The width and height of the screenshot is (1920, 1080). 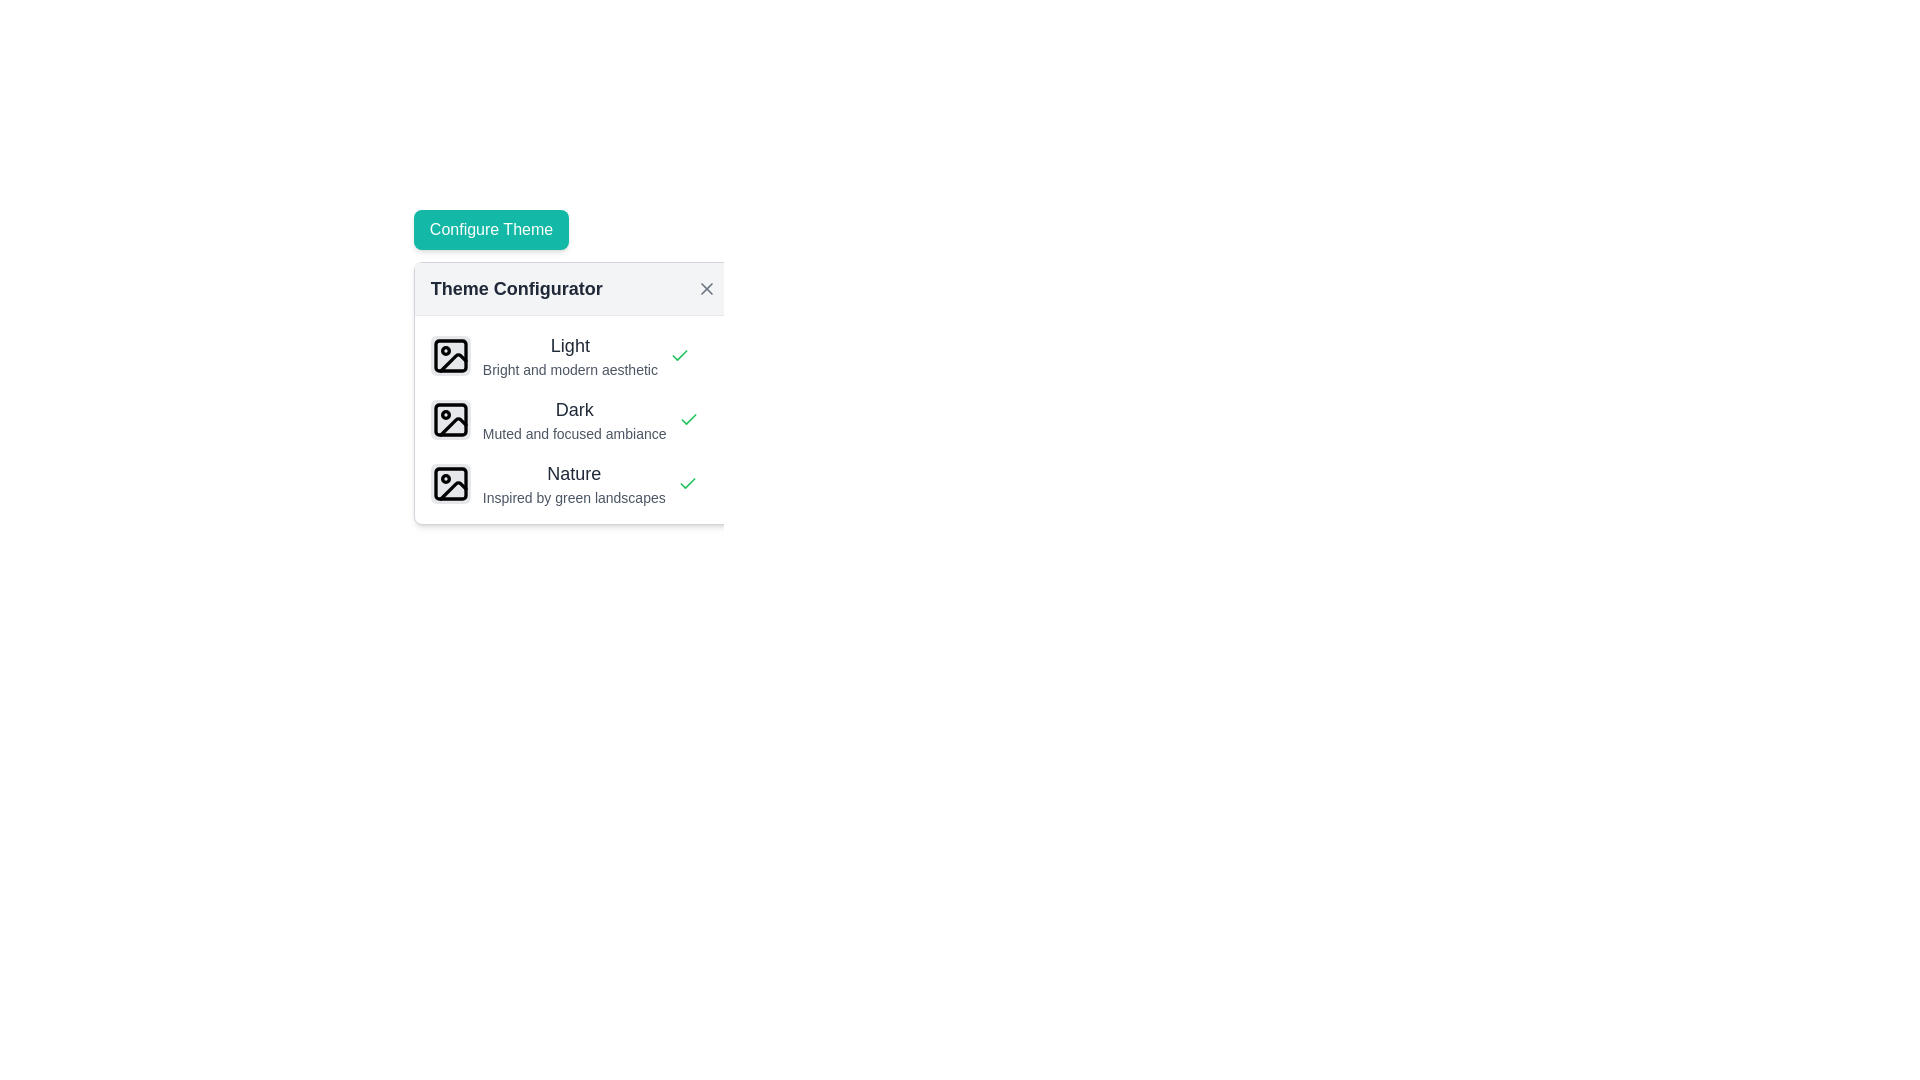 What do you see at coordinates (687, 483) in the screenshot?
I see `the last checkmark icon indicating the selected state of the 'Nature' theme option in the 'Theme Configurator' modal` at bounding box center [687, 483].